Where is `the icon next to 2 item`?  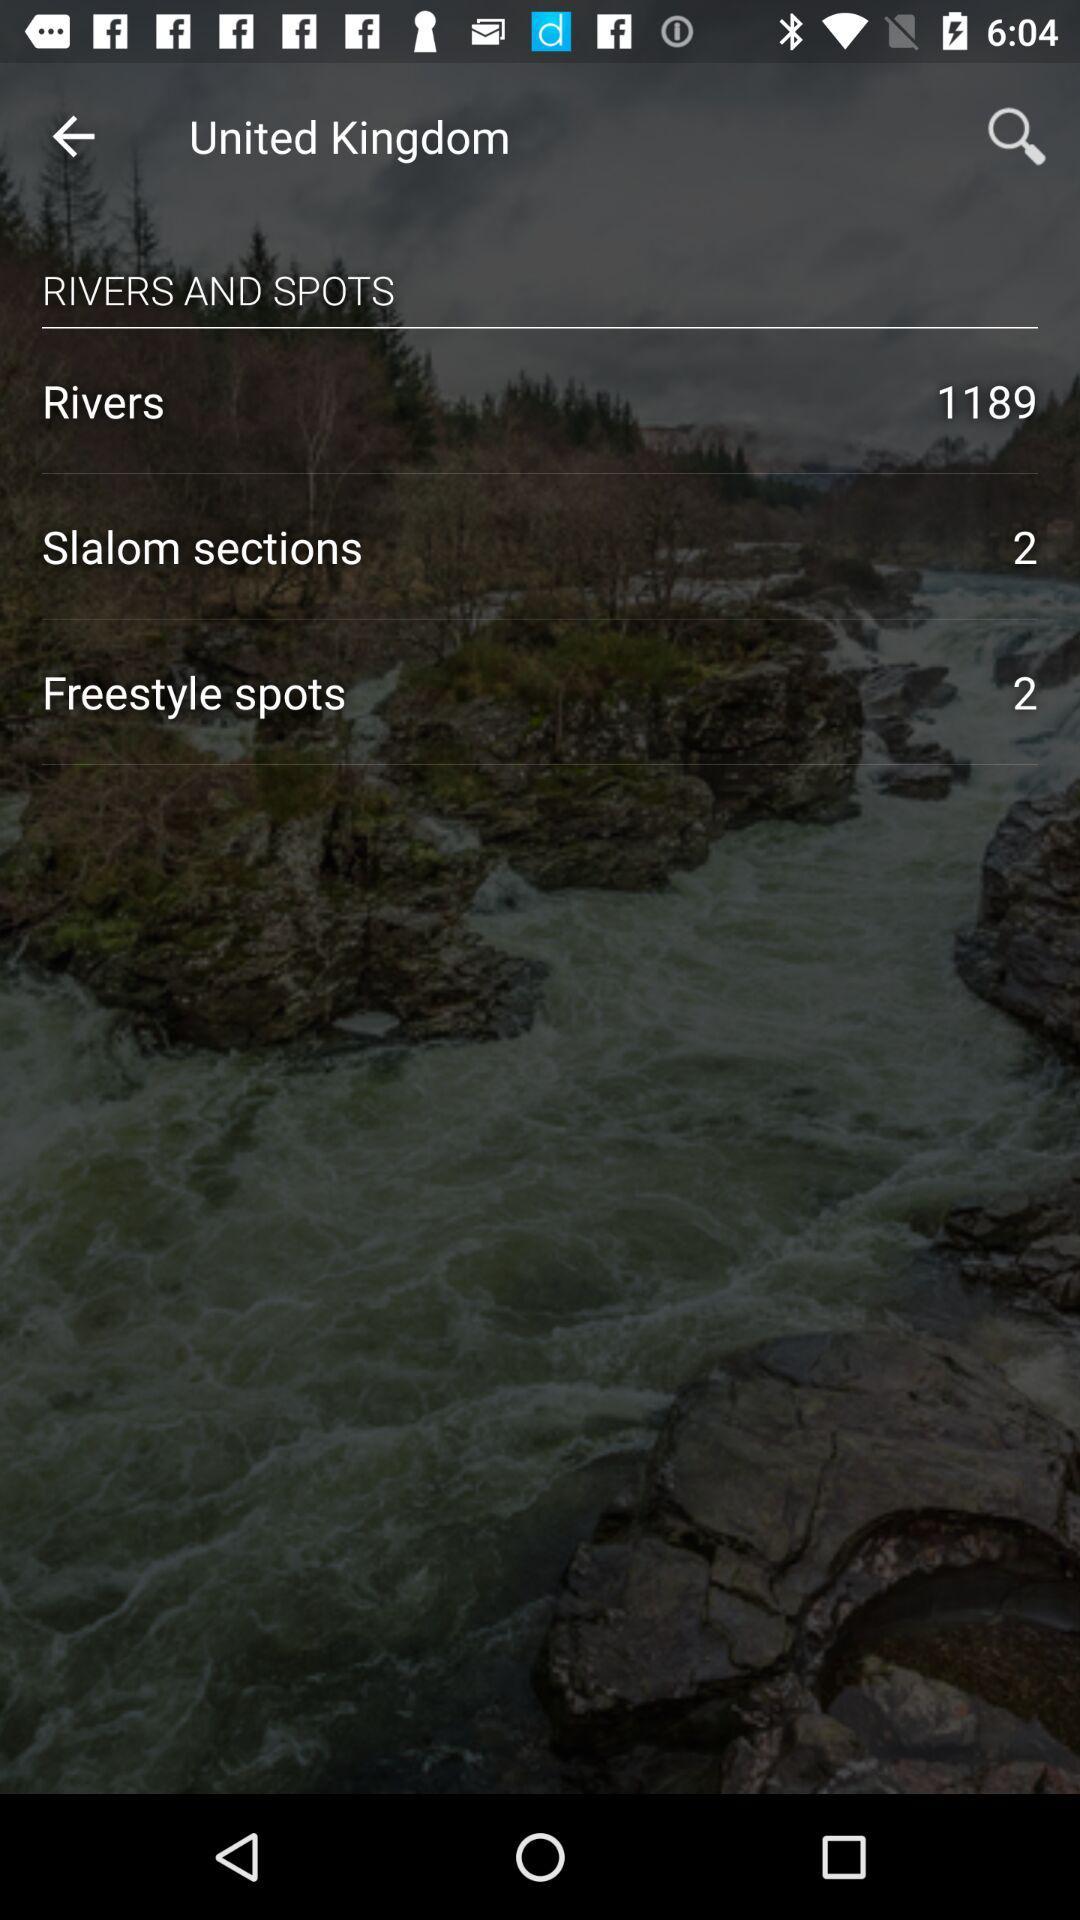
the icon next to 2 item is located at coordinates (505, 691).